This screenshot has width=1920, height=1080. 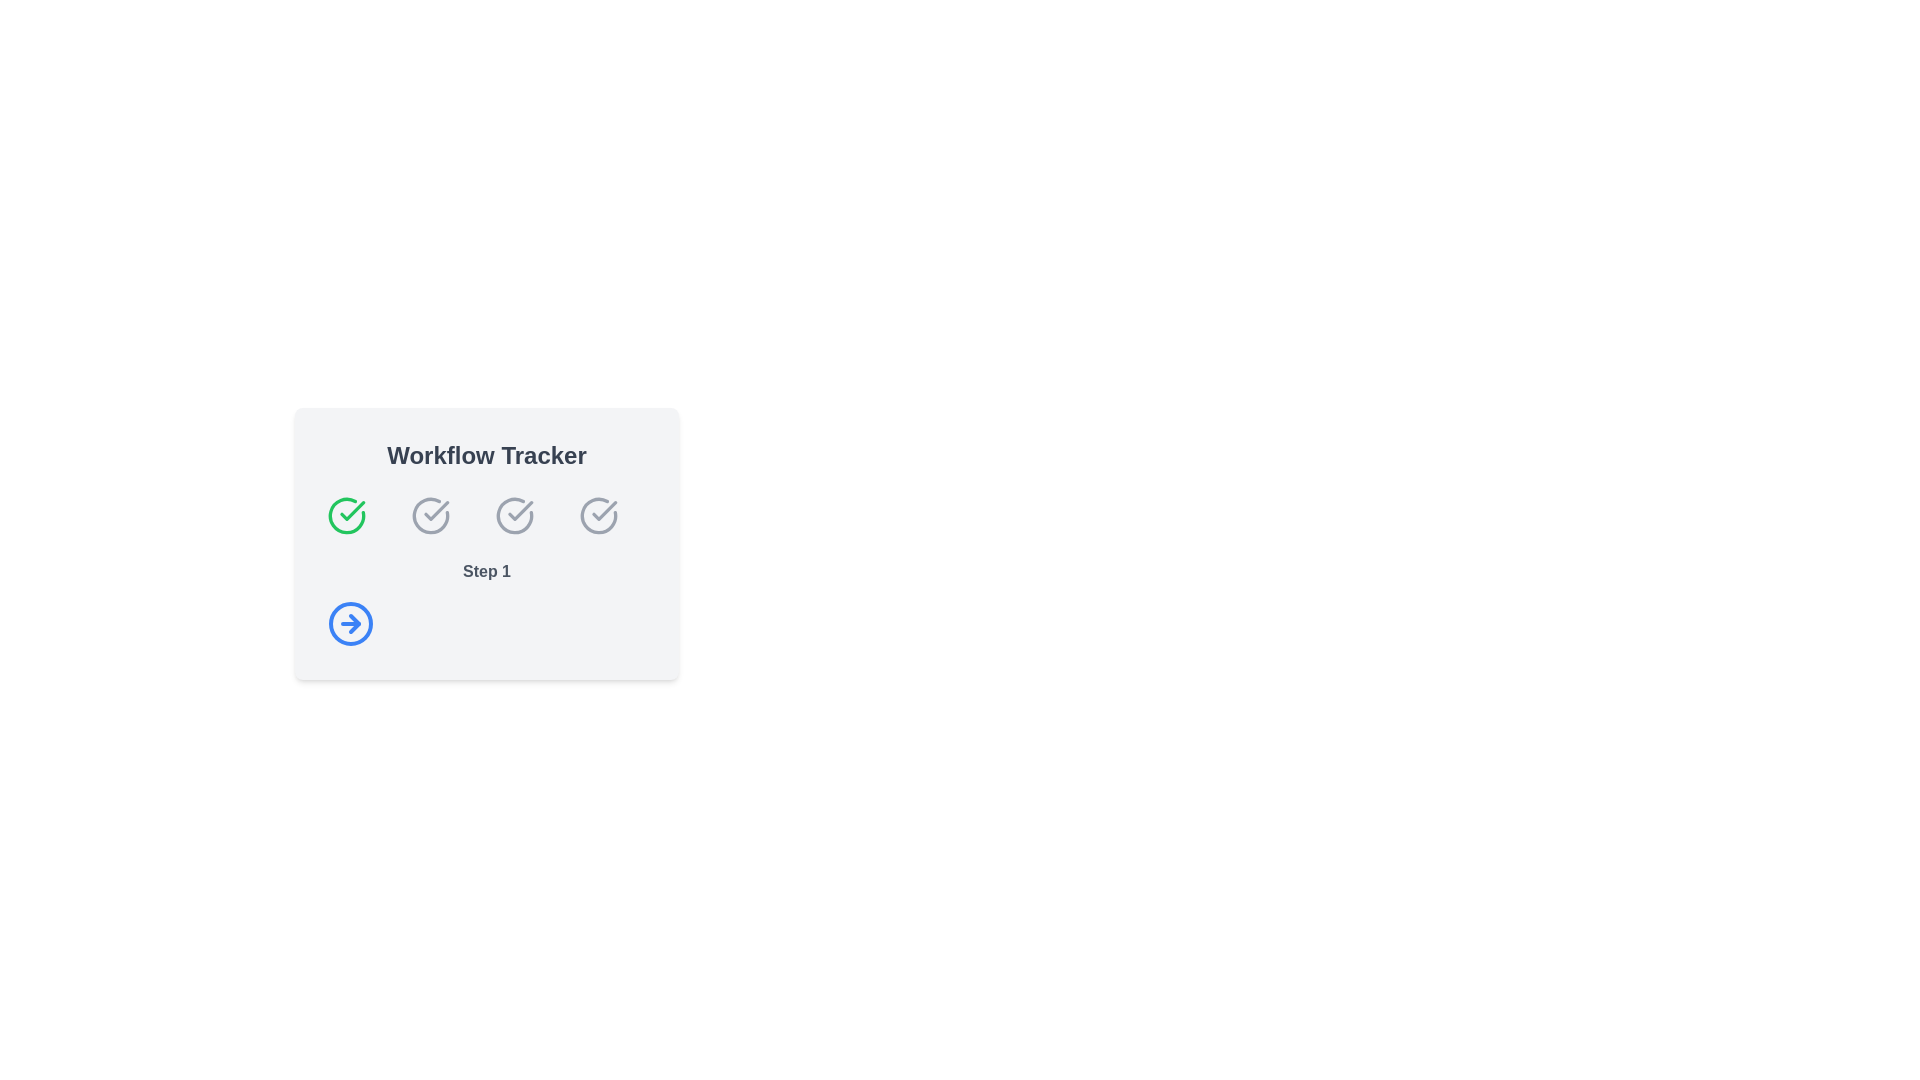 I want to click on the outer circular outline of the blue stroke circle within the circular arrow icon at the bottom left of the 'Workflow Tracker' card, so click(x=350, y=623).